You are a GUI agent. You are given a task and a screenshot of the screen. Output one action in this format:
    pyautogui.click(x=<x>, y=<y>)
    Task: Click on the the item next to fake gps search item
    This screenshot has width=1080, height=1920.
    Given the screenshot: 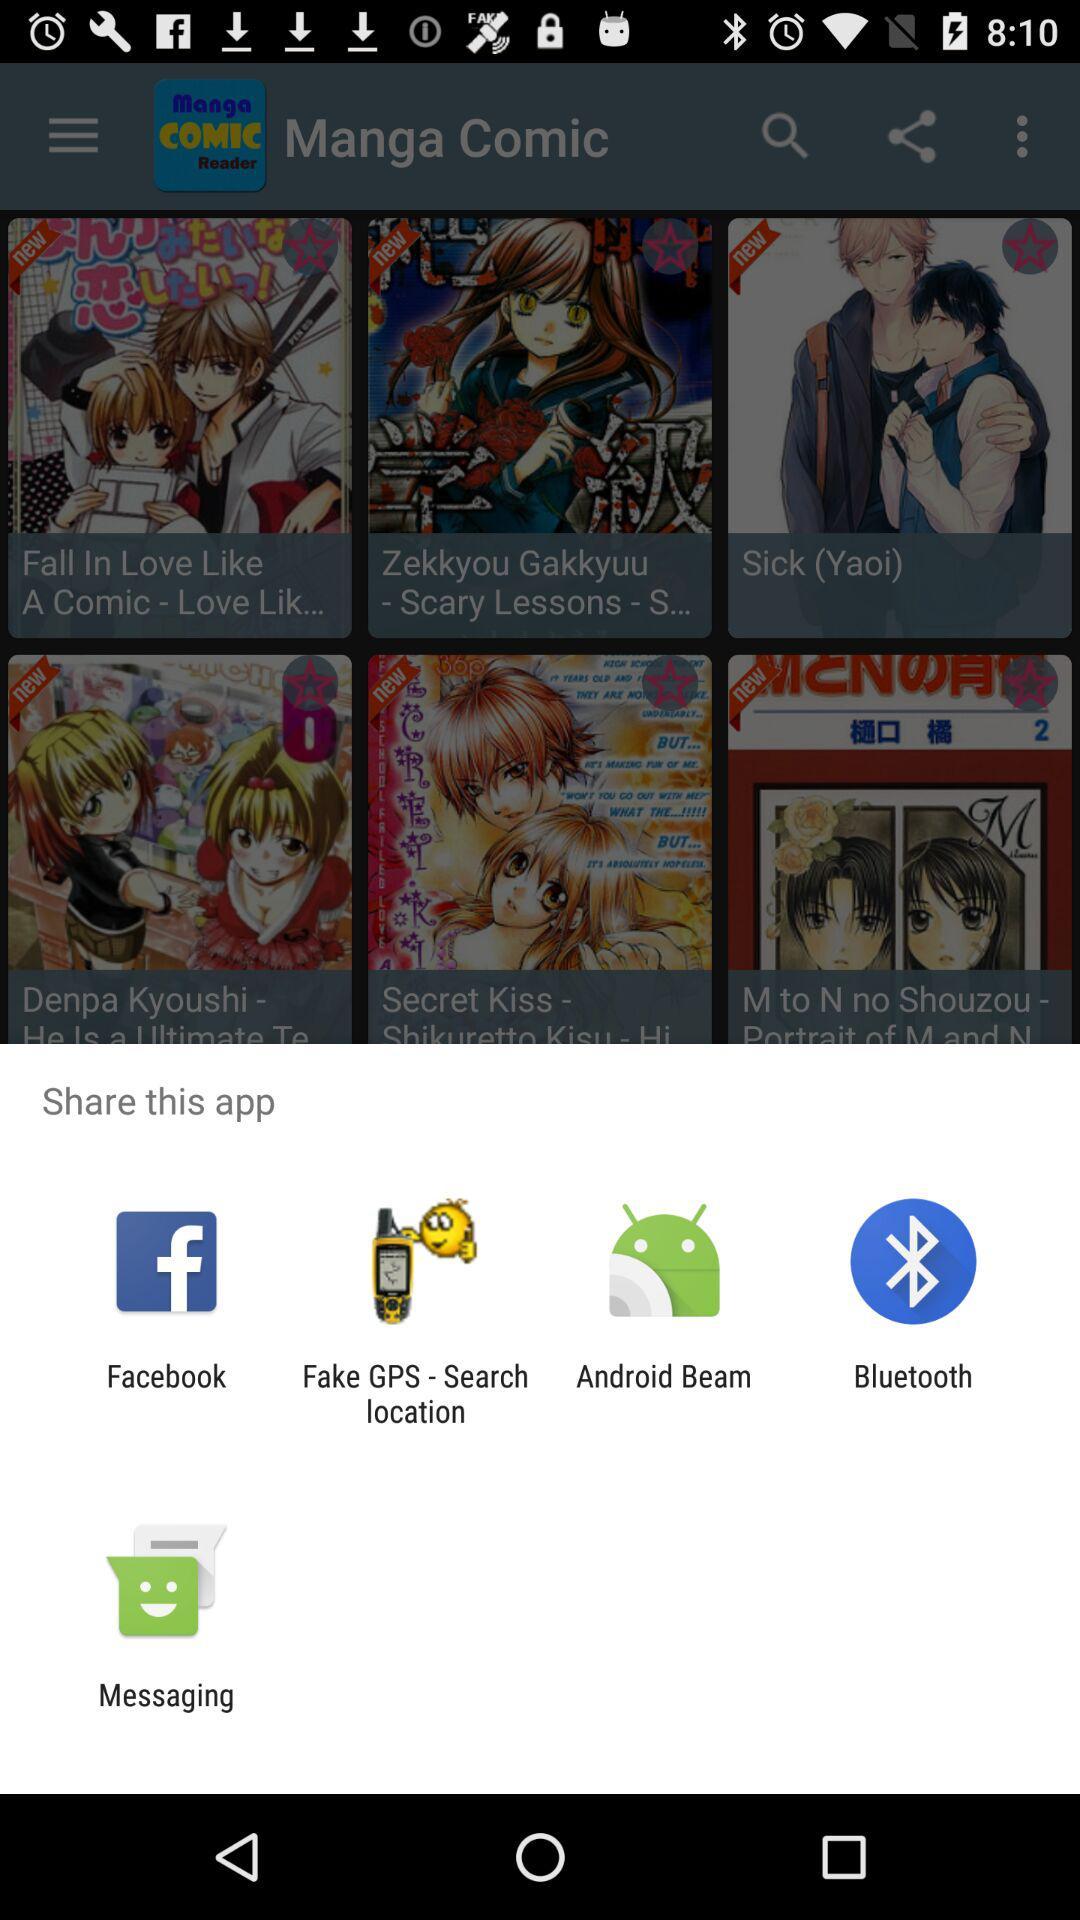 What is the action you would take?
    pyautogui.click(x=664, y=1392)
    